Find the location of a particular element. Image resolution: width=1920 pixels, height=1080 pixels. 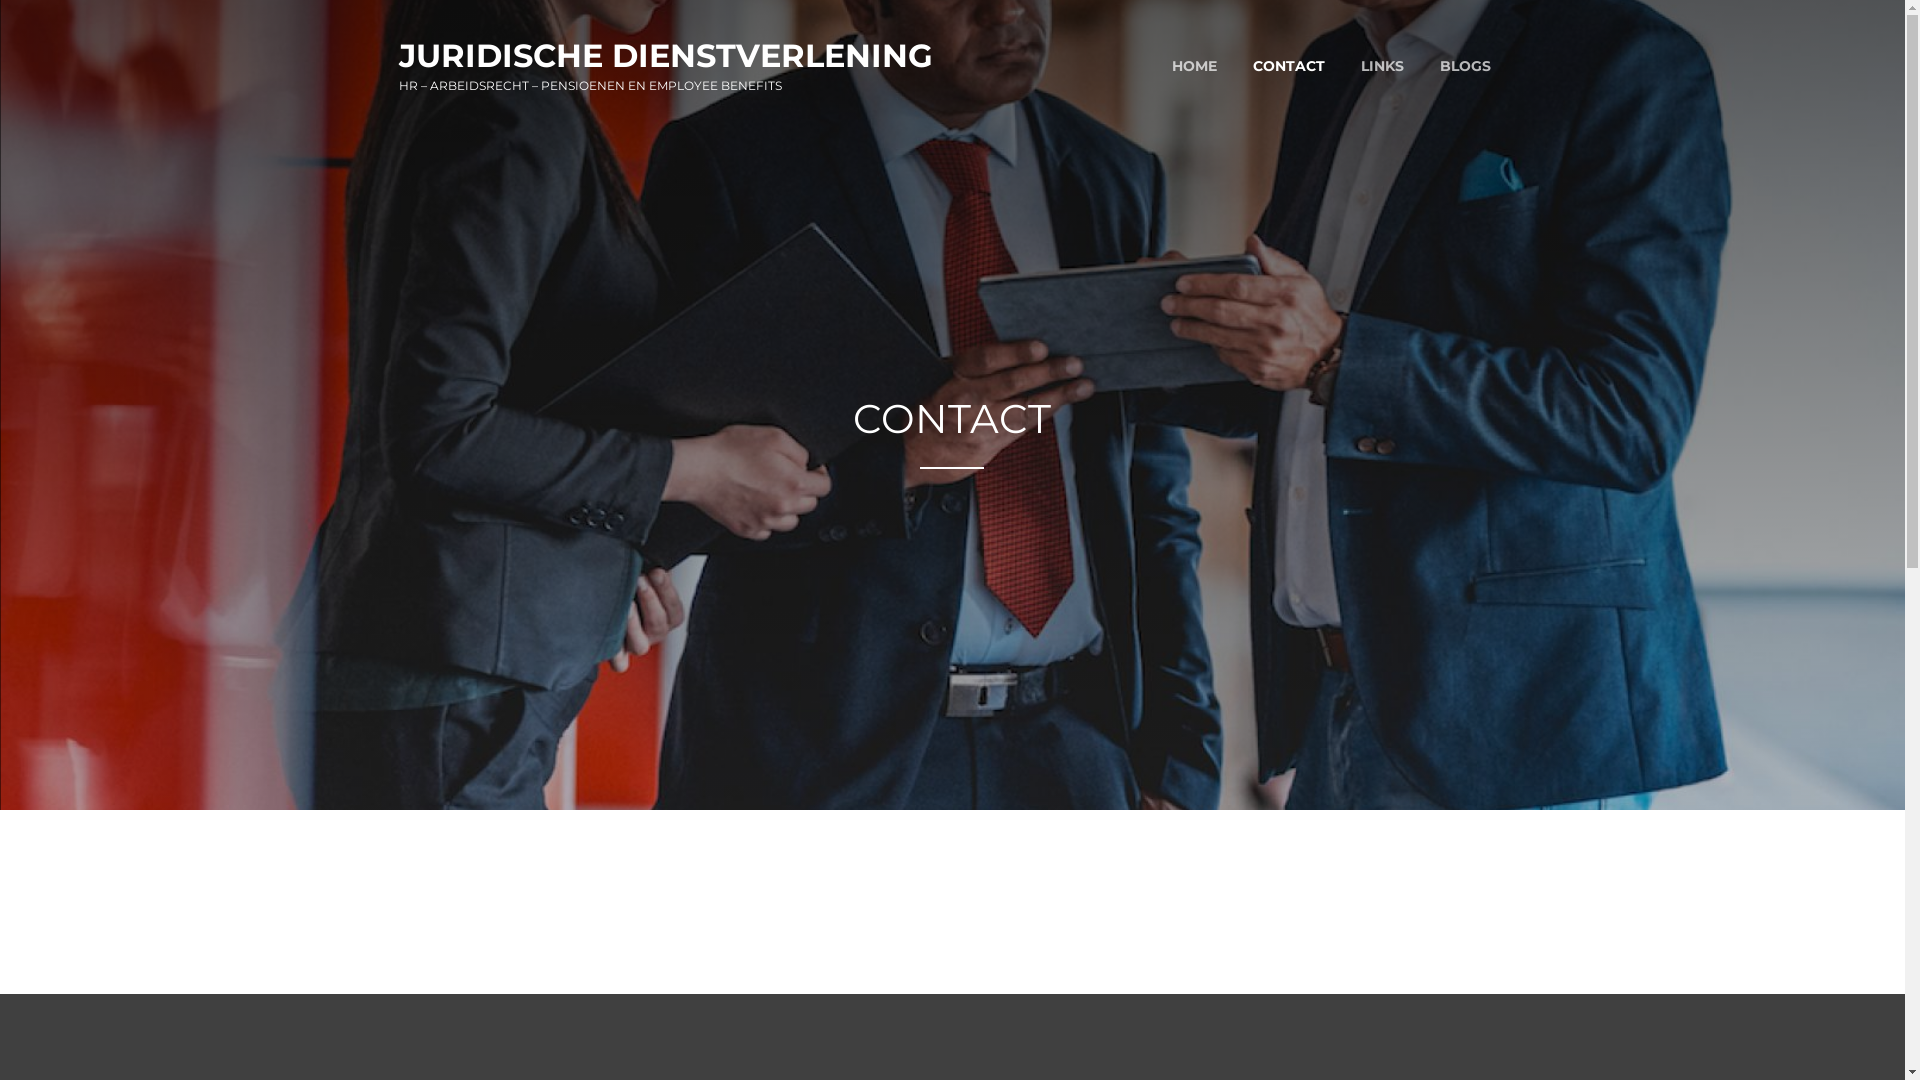

'JURIDISCHE DIENSTVERLENING' is located at coordinates (665, 54).